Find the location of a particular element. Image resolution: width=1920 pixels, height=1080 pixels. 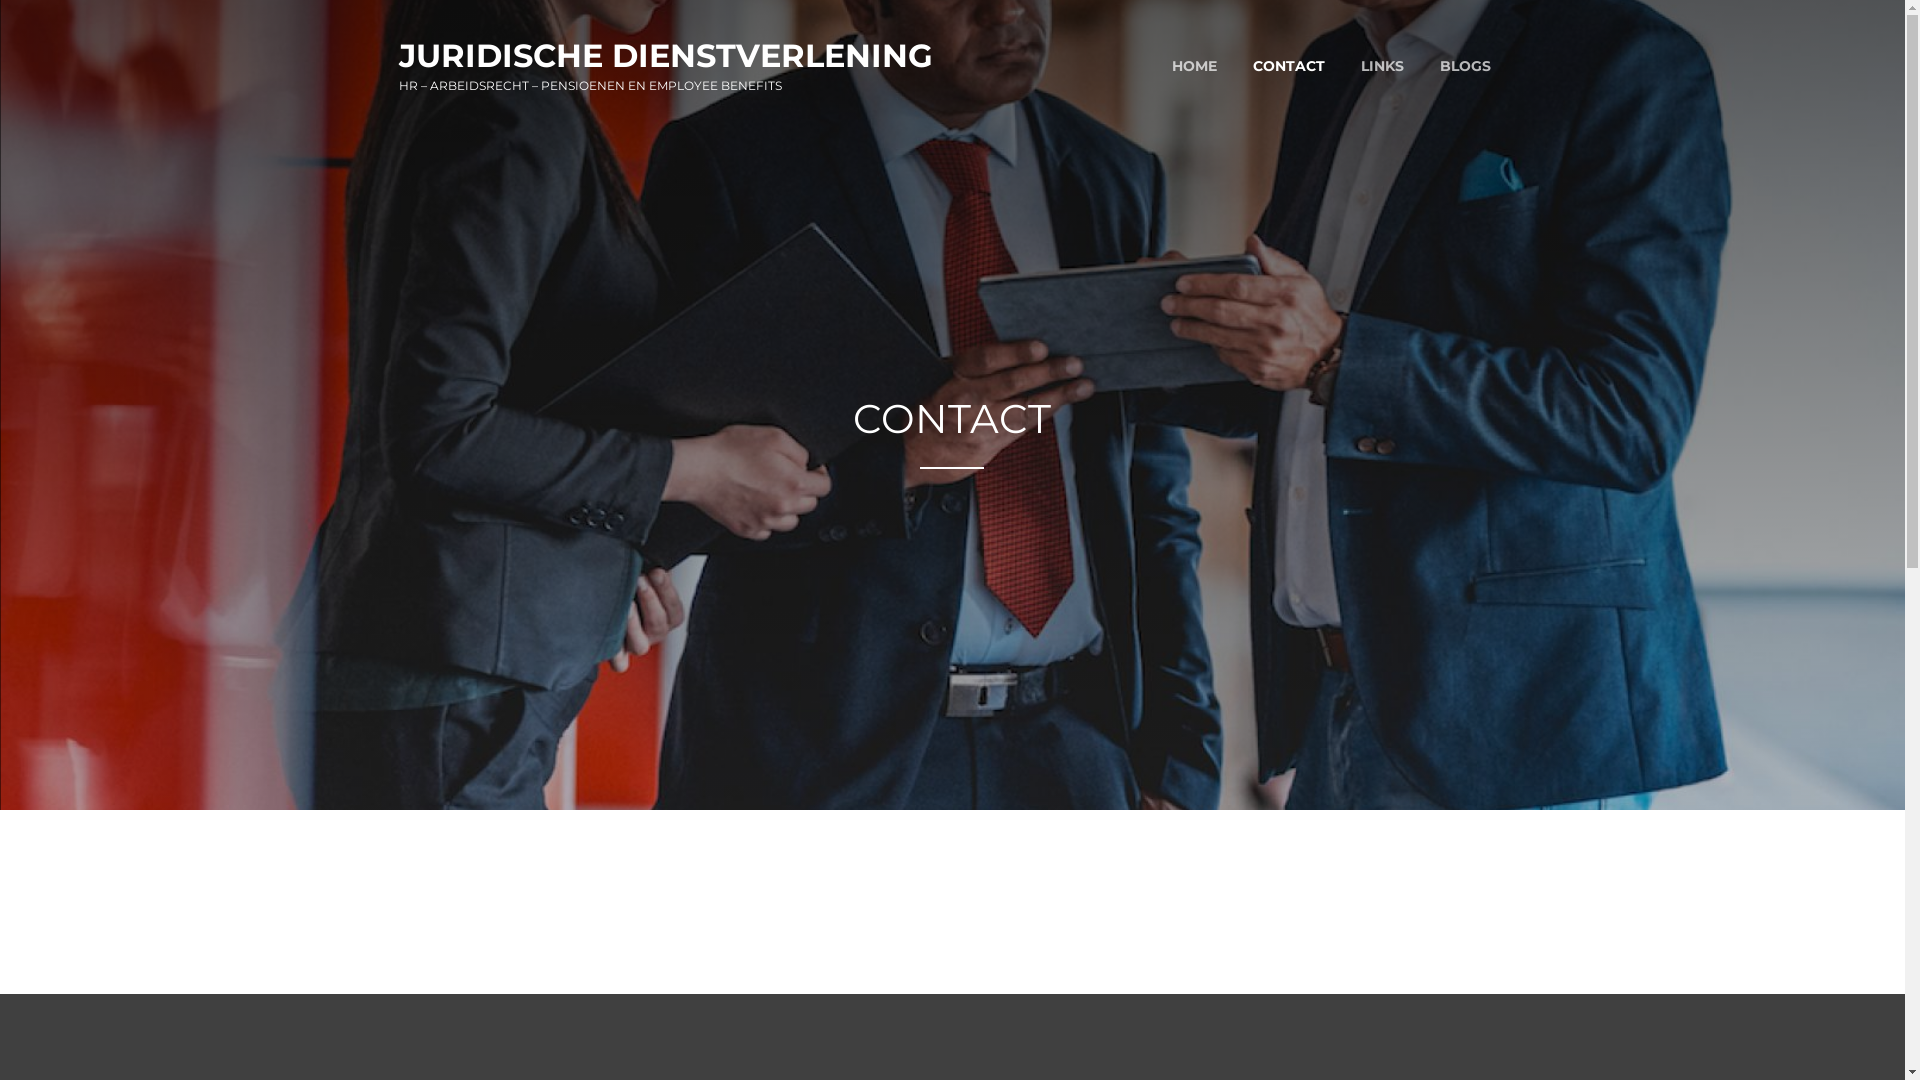

'JURIDISCHE DIENSTVERLENING' is located at coordinates (665, 54).